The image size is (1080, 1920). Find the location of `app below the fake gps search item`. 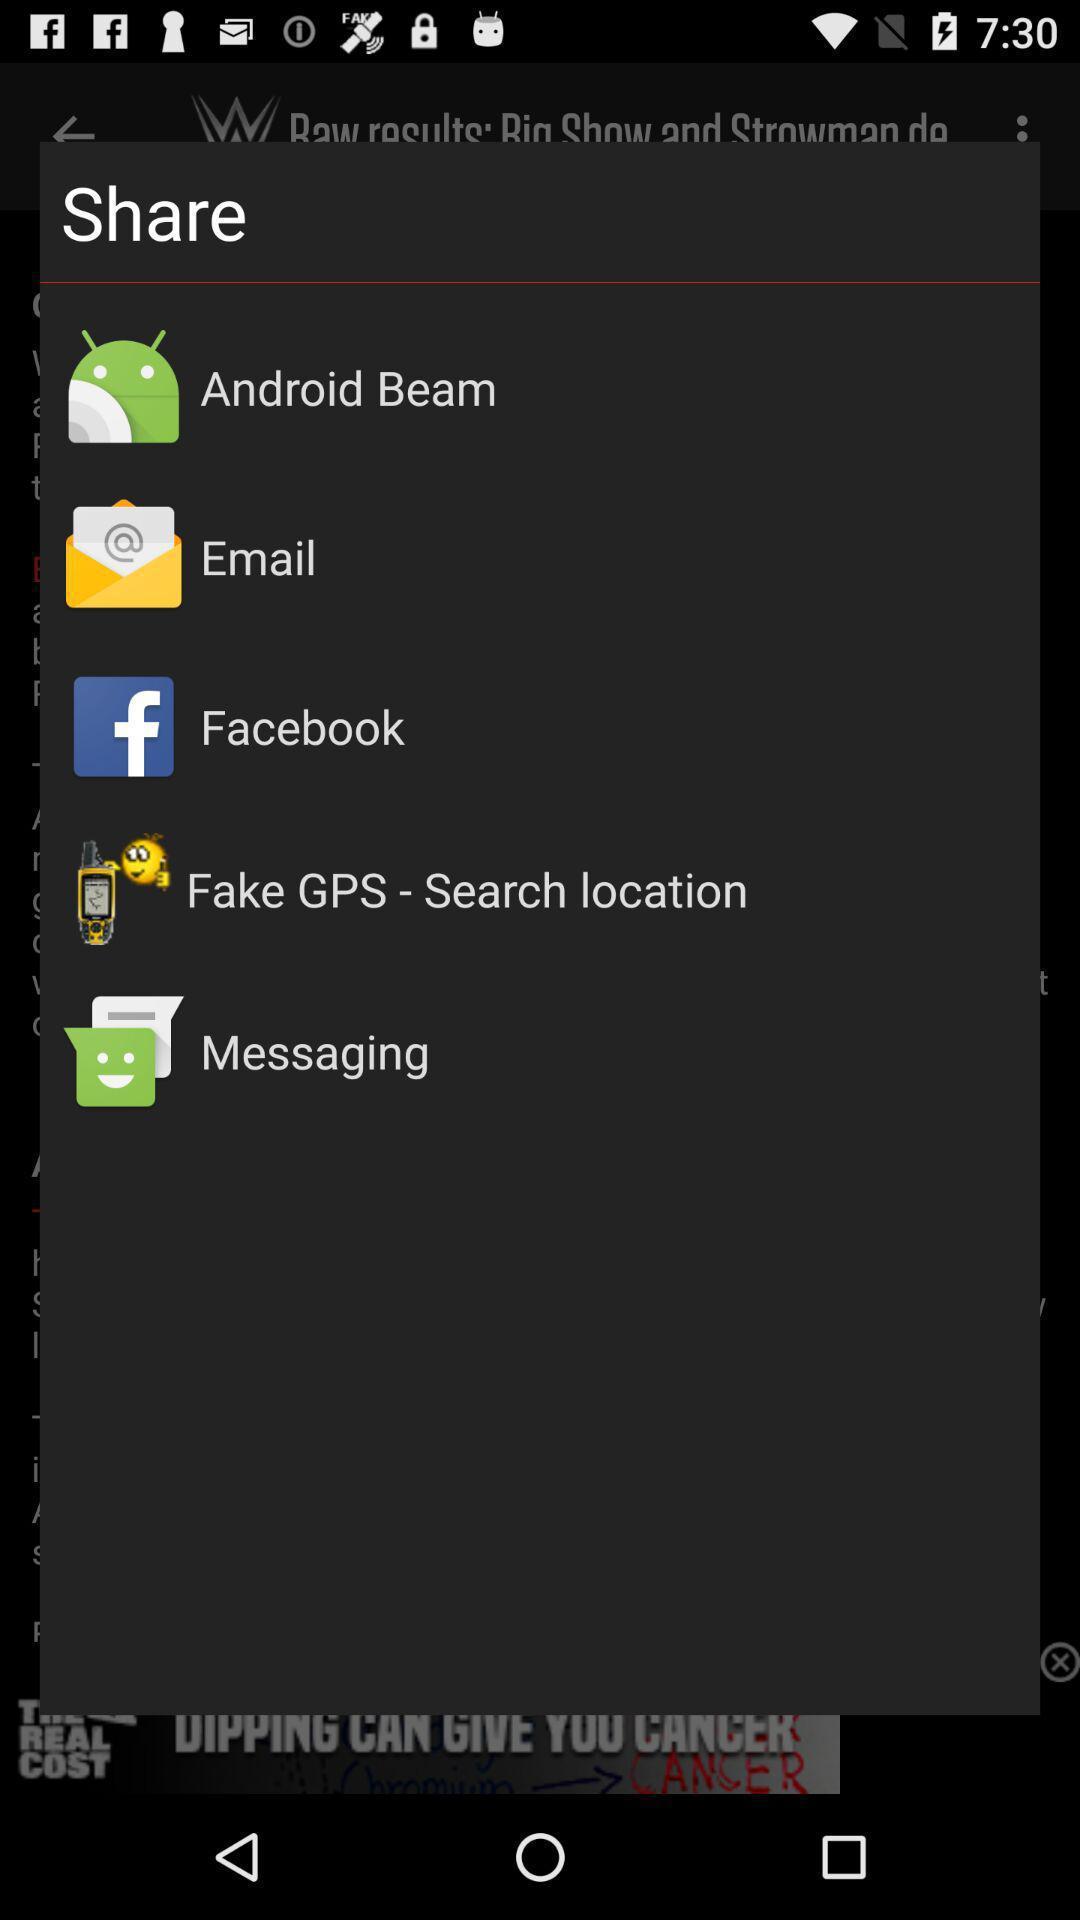

app below the fake gps search item is located at coordinates (608, 1050).